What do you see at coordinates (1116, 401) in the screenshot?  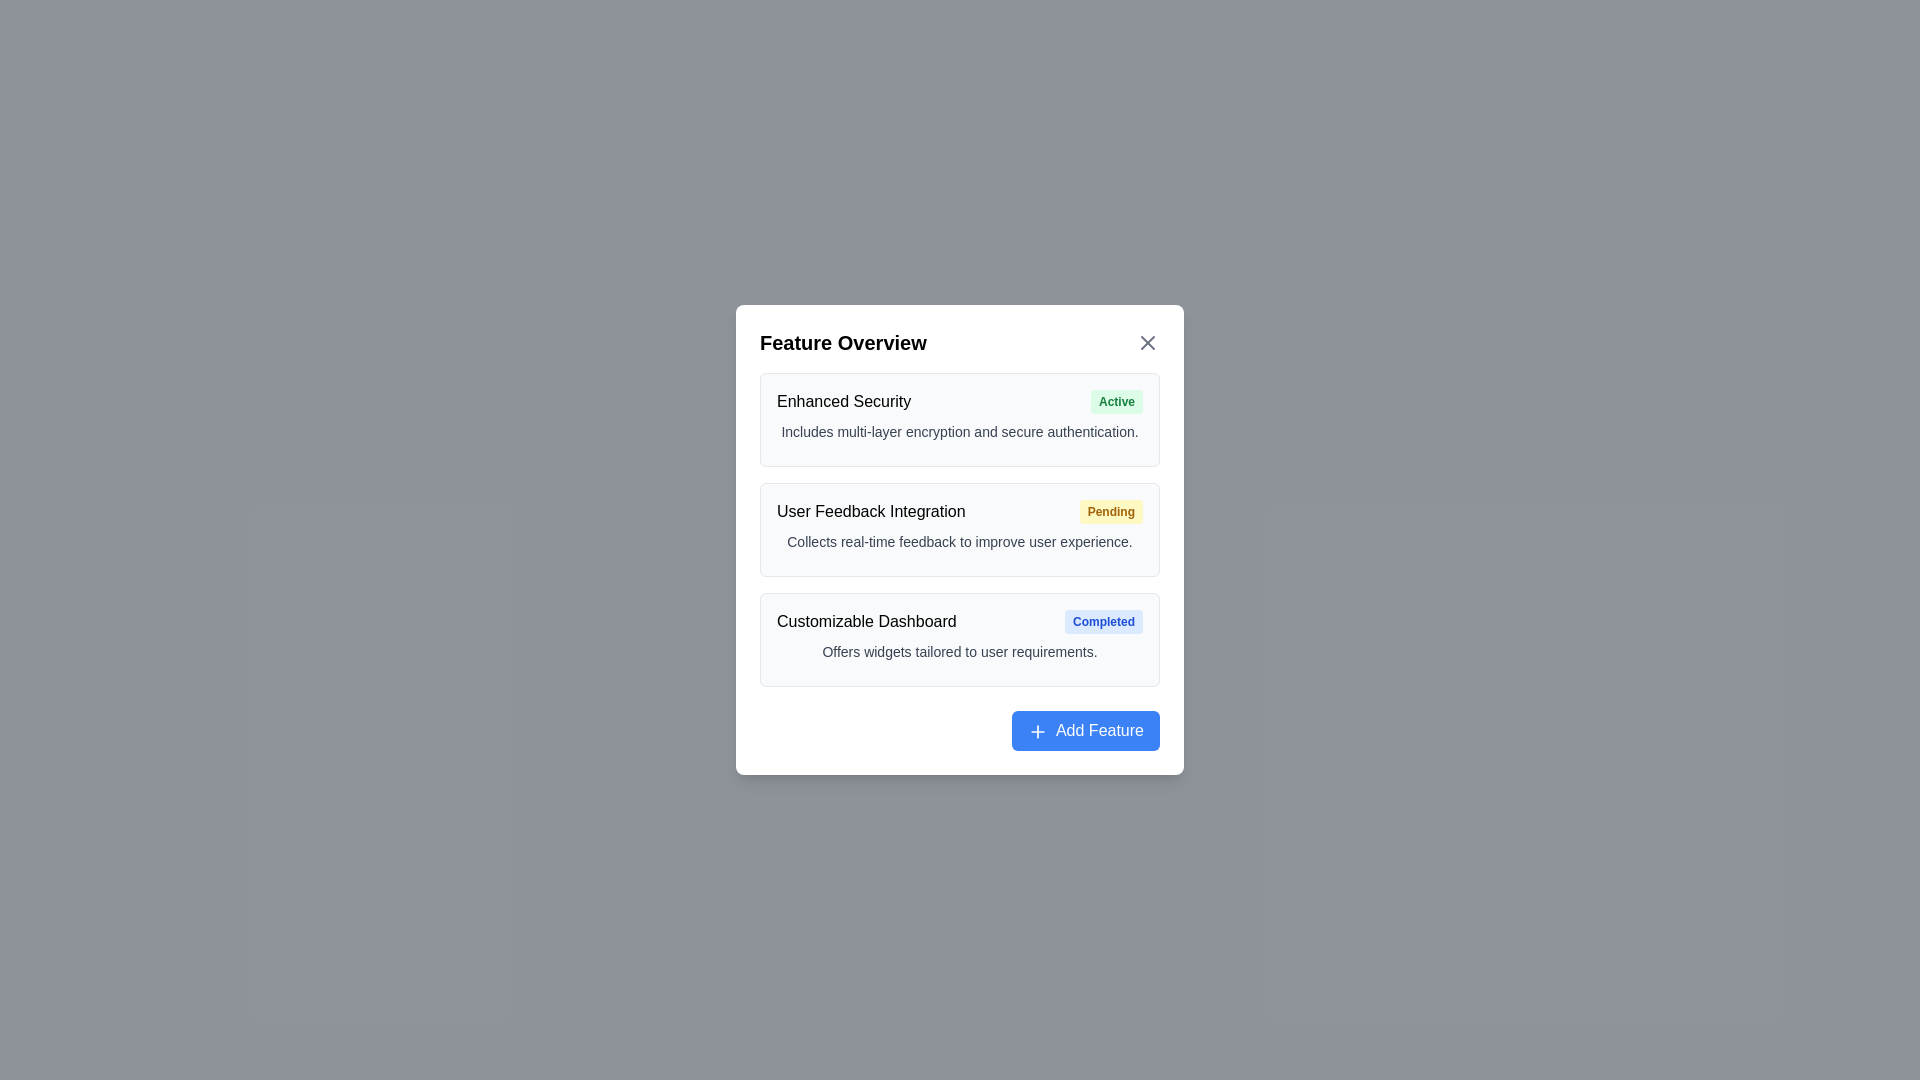 I see `the Status indicator label that indicates the status of the 'Enhanced Security' feature, located on the right side of the 'Enhanced Security' section within a modal dialog` at bounding box center [1116, 401].